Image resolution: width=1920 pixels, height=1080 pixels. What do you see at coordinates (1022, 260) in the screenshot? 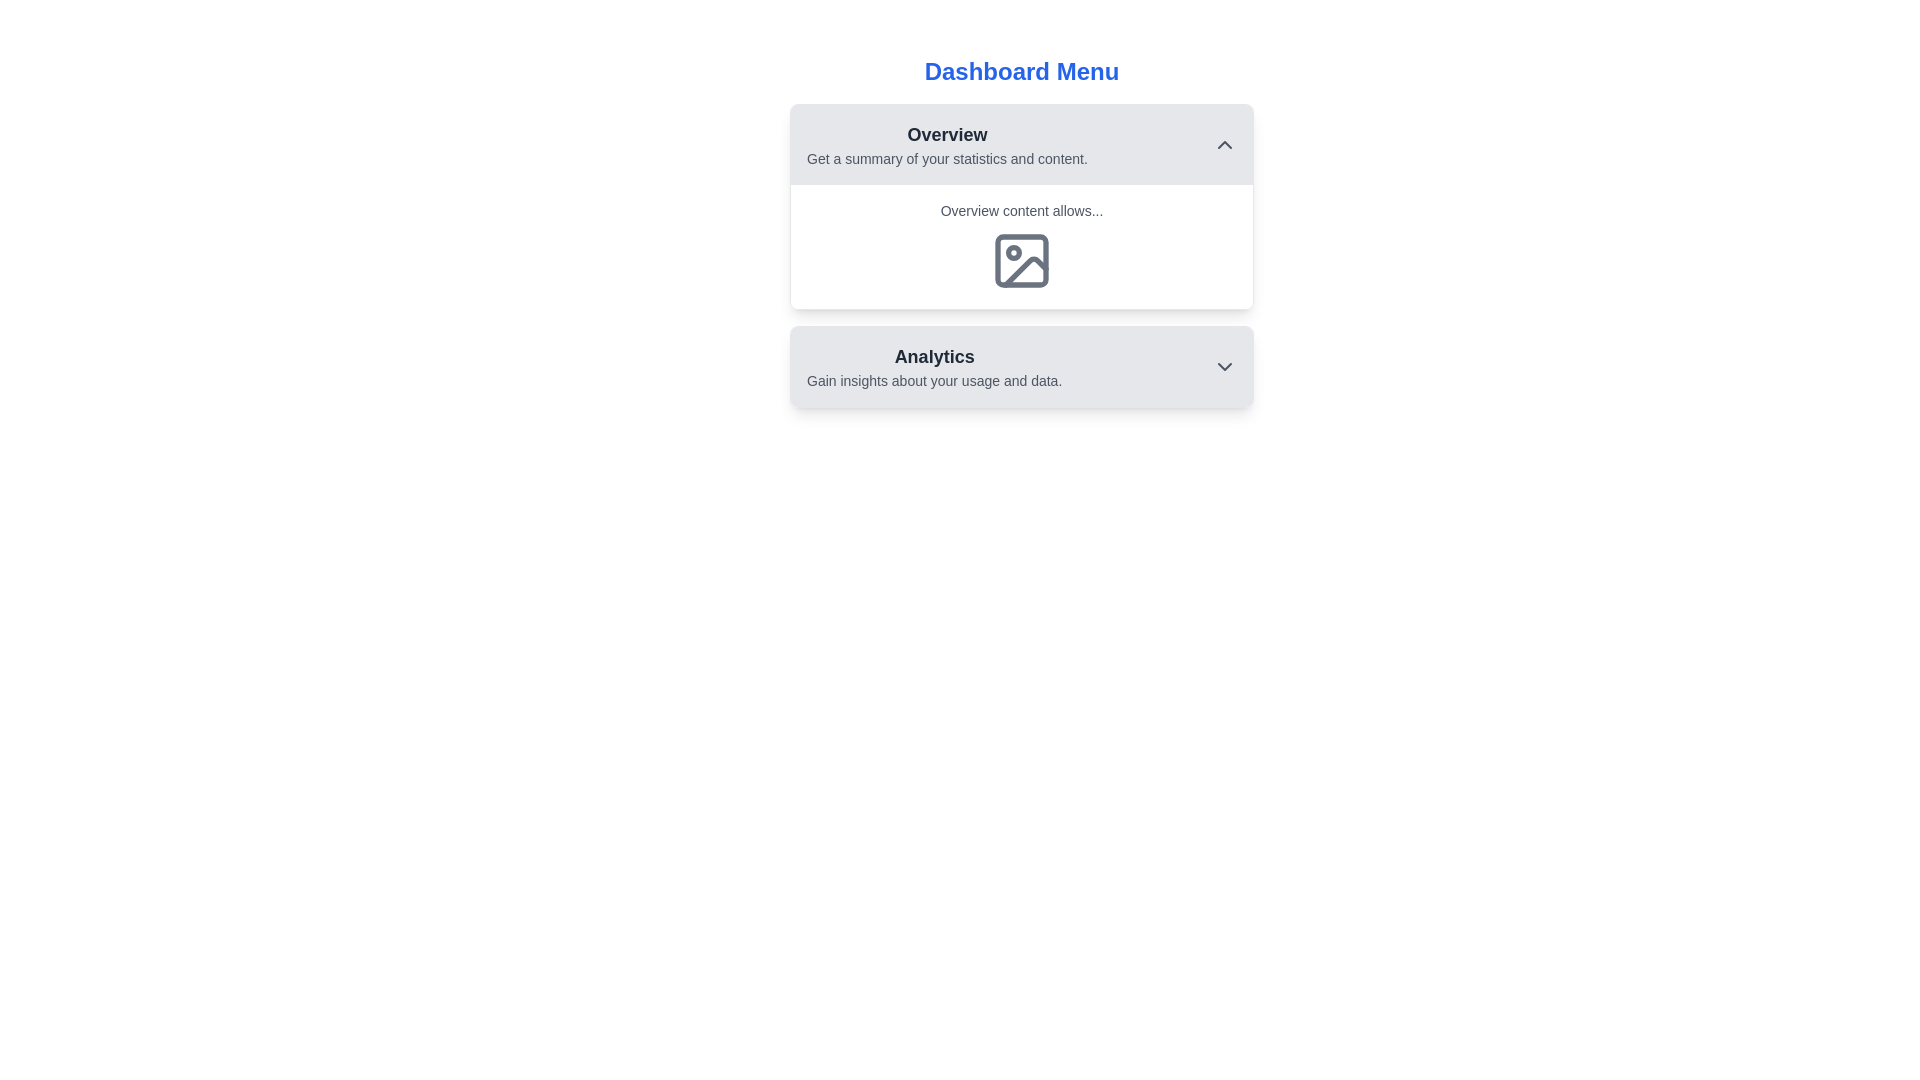
I see `the graphic icon styled with line art design located in the Overview section of the dashboard menu, situated below the descriptive text block starting with 'Overview content allows...'` at bounding box center [1022, 260].